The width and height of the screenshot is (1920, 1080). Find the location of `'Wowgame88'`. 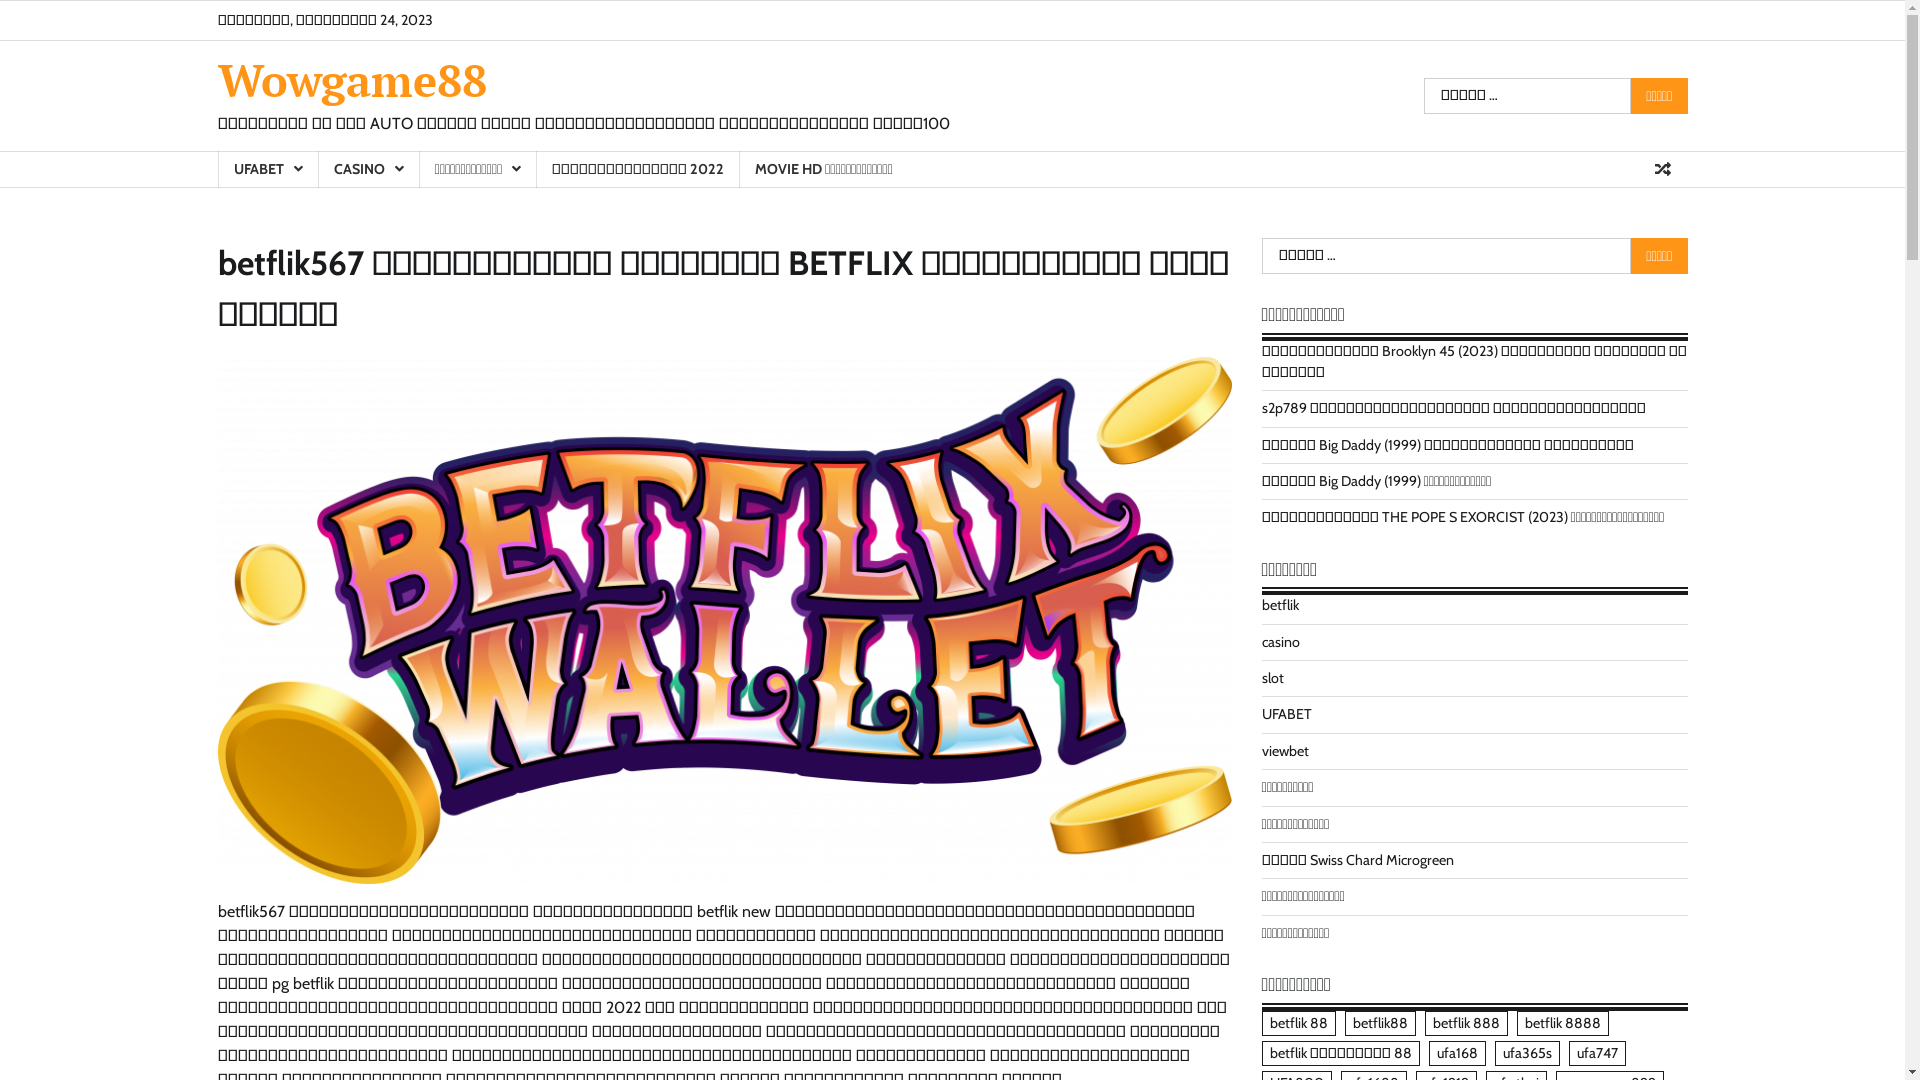

'Wowgame88' is located at coordinates (352, 79).